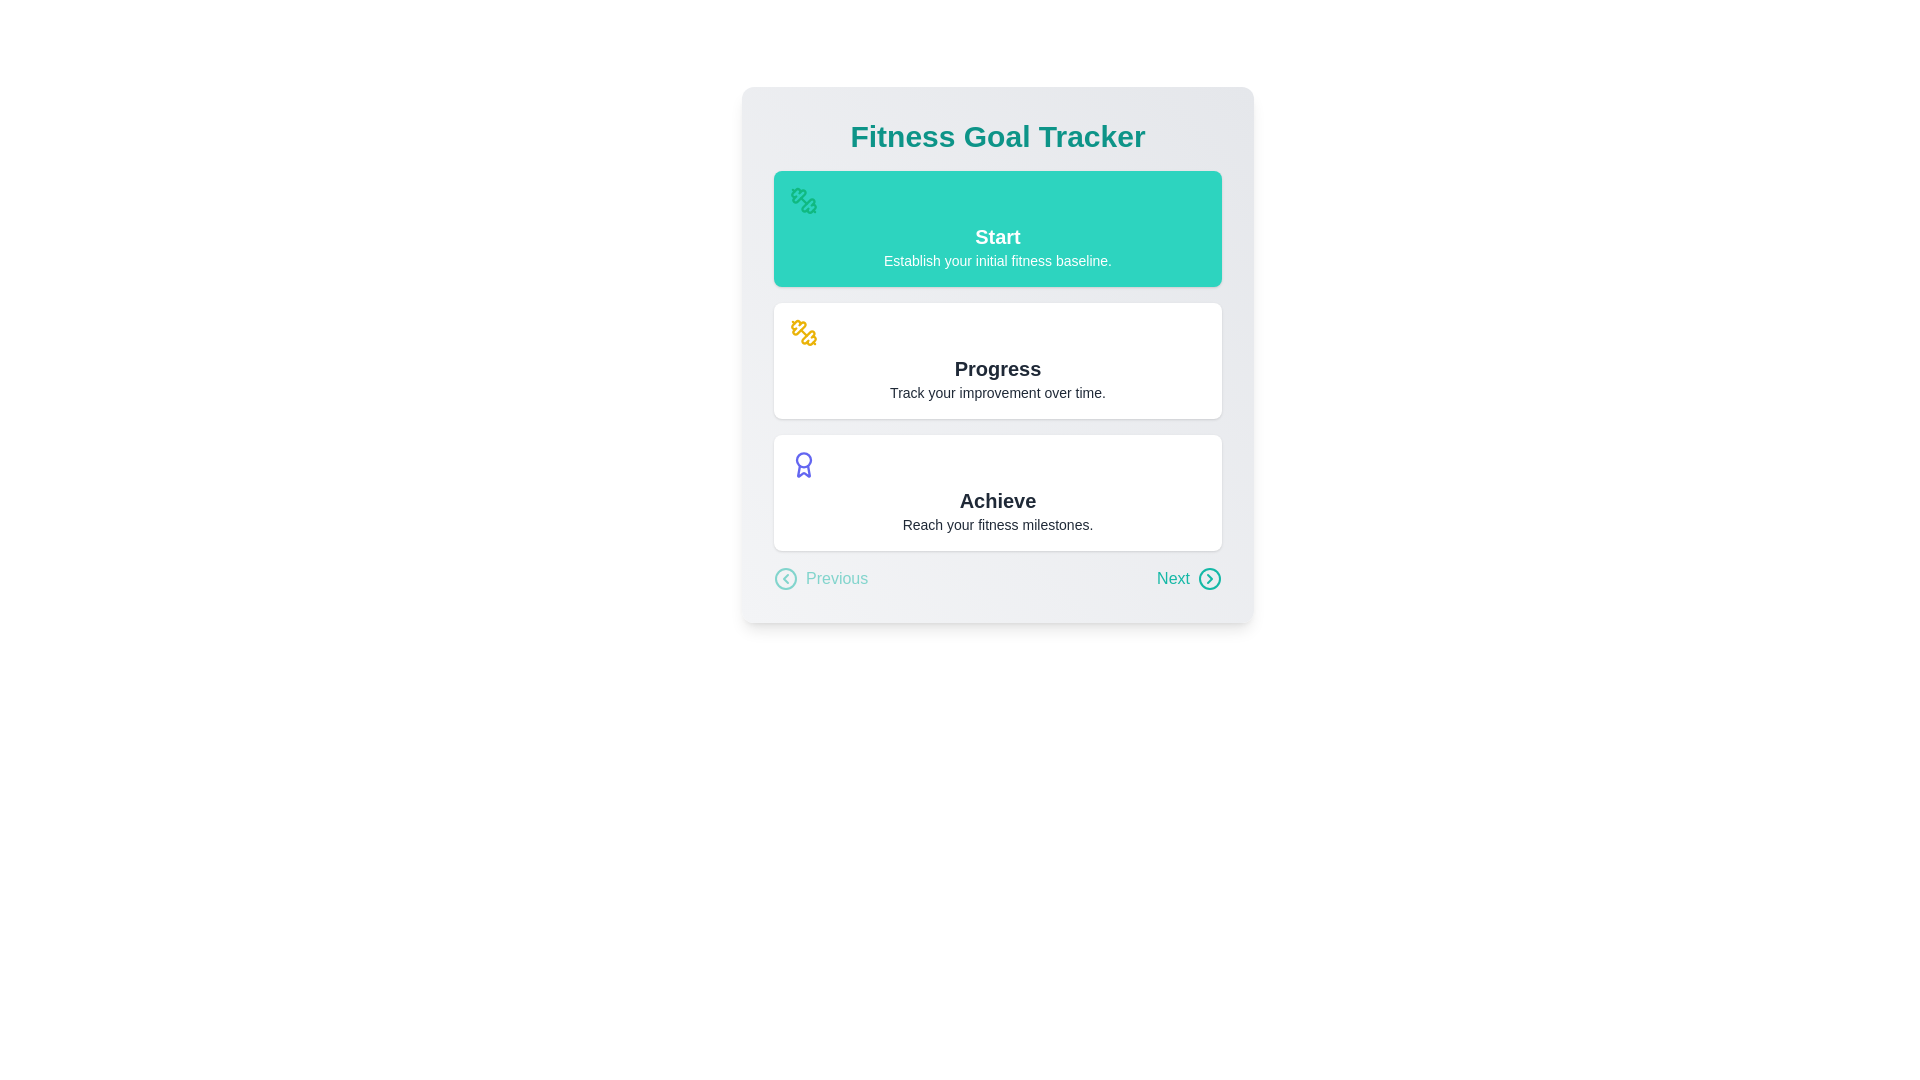 The image size is (1920, 1080). I want to click on the Text label that serves as a header for the progress tracking section, located centrally under the 'Fitness Goal Tracker' title, so click(998, 369).